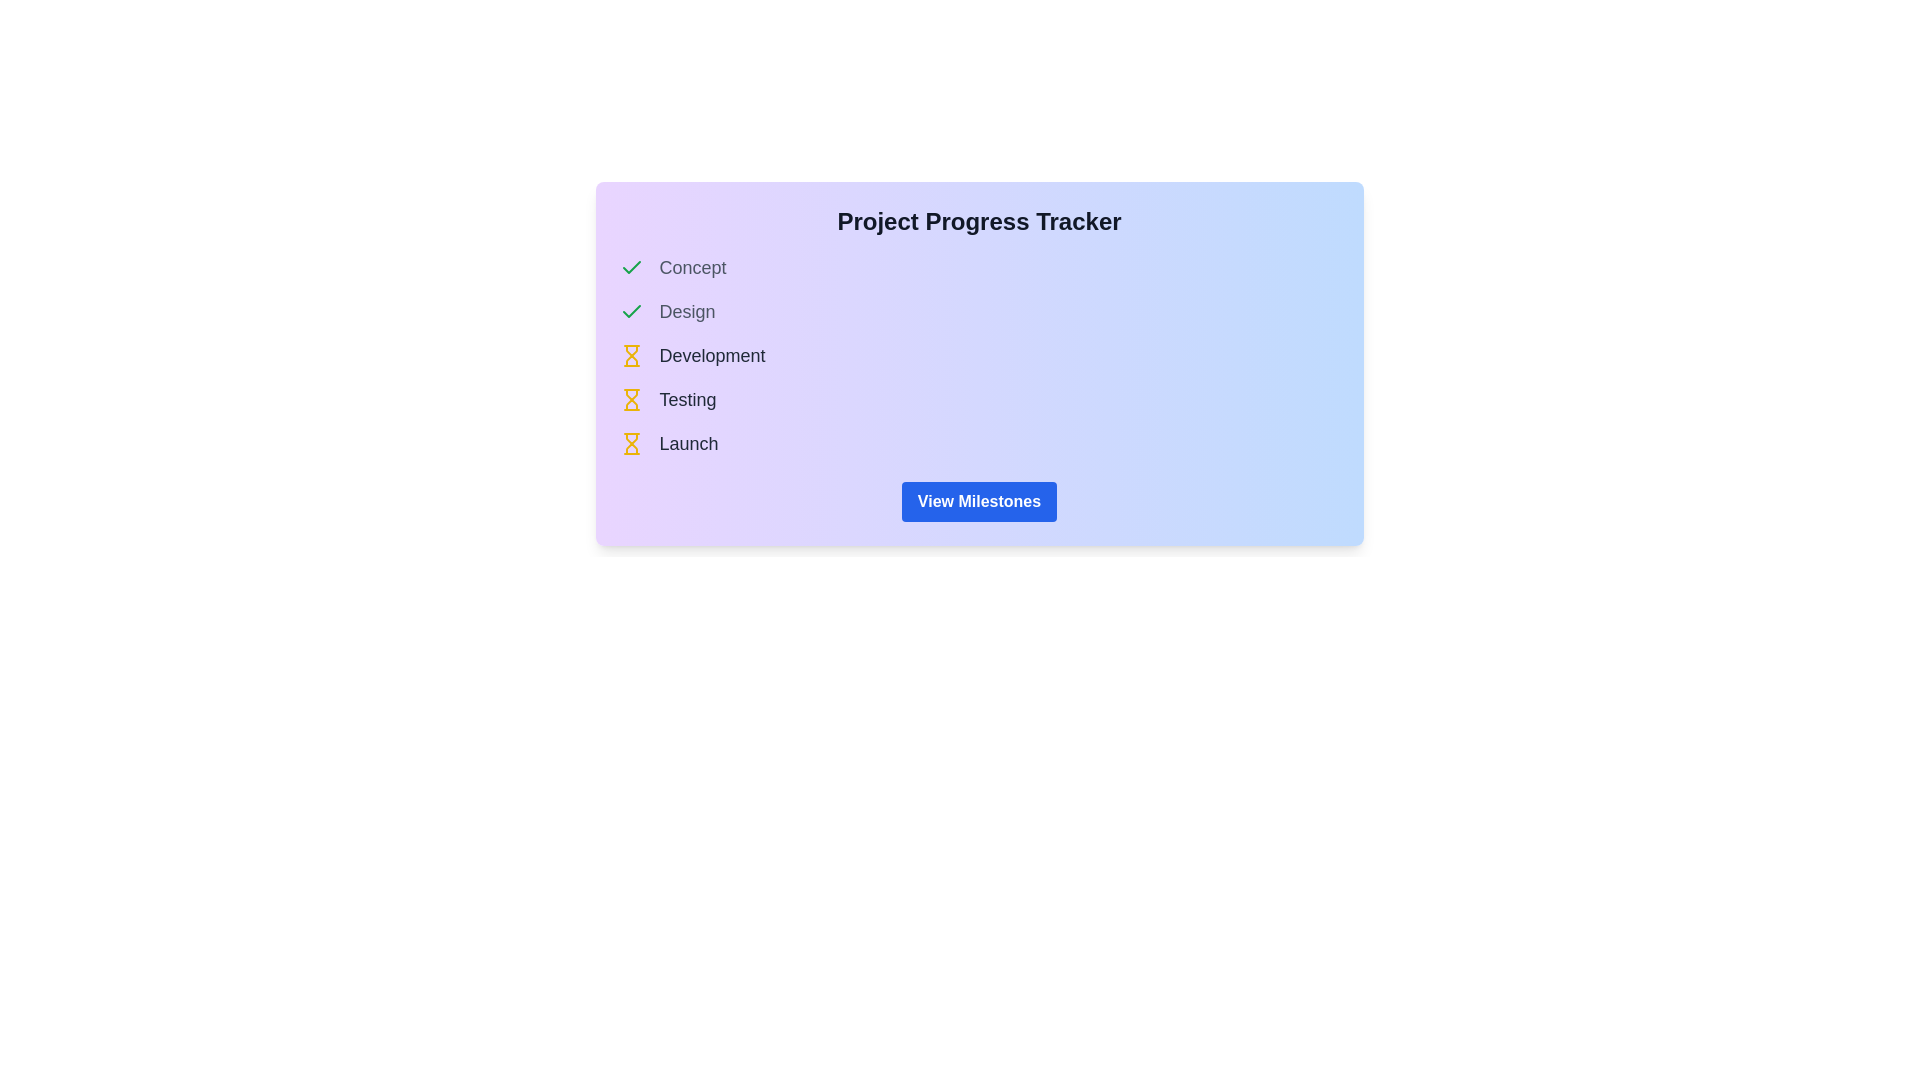  What do you see at coordinates (687, 312) in the screenshot?
I see `the 'Design' text label in the Project Progress Tracker, which is located below 'Concept' and above 'Development'` at bounding box center [687, 312].